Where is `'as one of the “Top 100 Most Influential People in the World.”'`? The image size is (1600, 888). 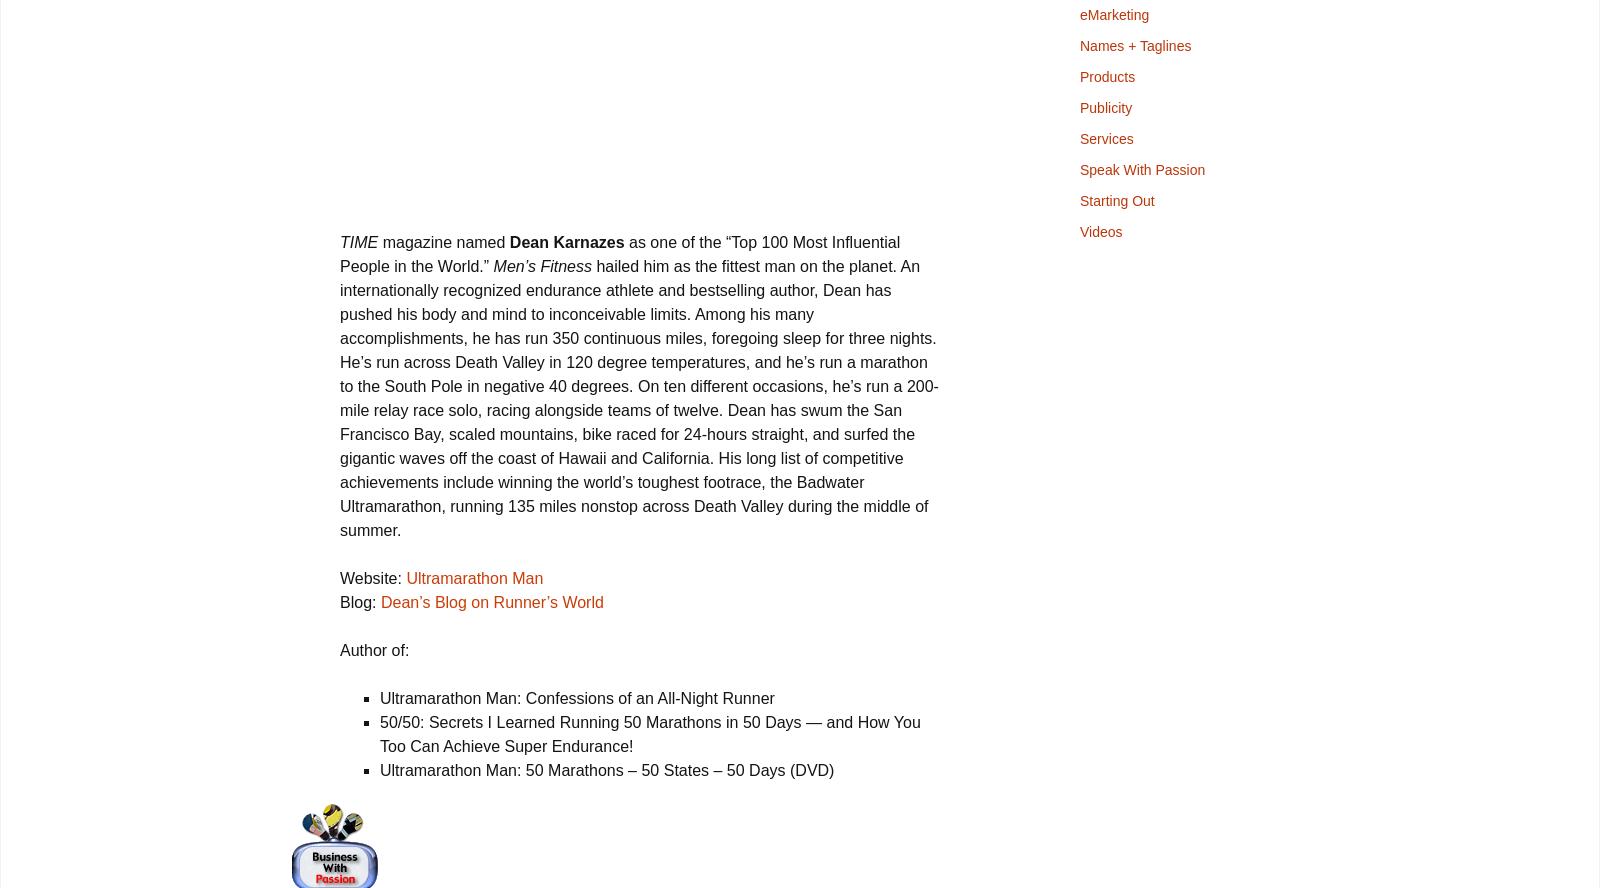
'as one of the “Top 100 Most Influential People in the World.”' is located at coordinates (620, 254).